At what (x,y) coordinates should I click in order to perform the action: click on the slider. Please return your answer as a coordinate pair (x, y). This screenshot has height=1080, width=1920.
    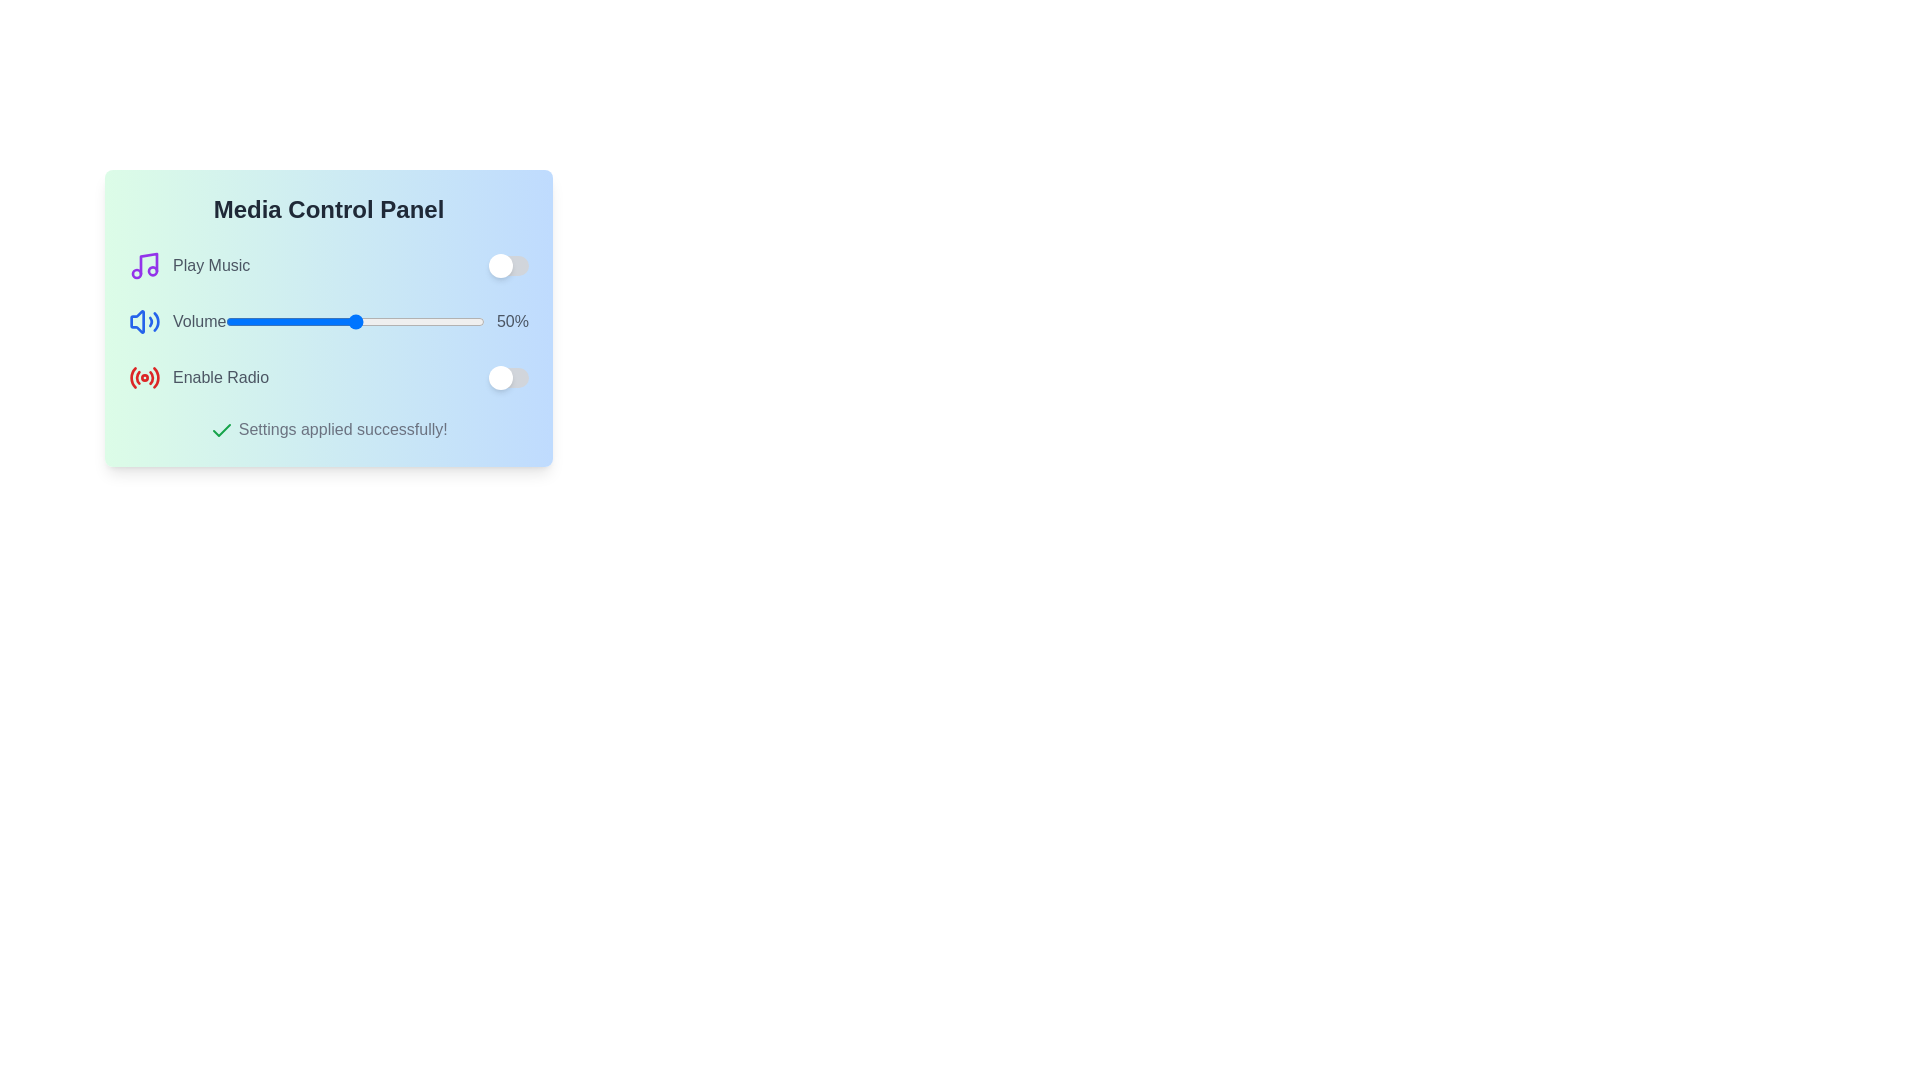
    Looking at the image, I should click on (228, 320).